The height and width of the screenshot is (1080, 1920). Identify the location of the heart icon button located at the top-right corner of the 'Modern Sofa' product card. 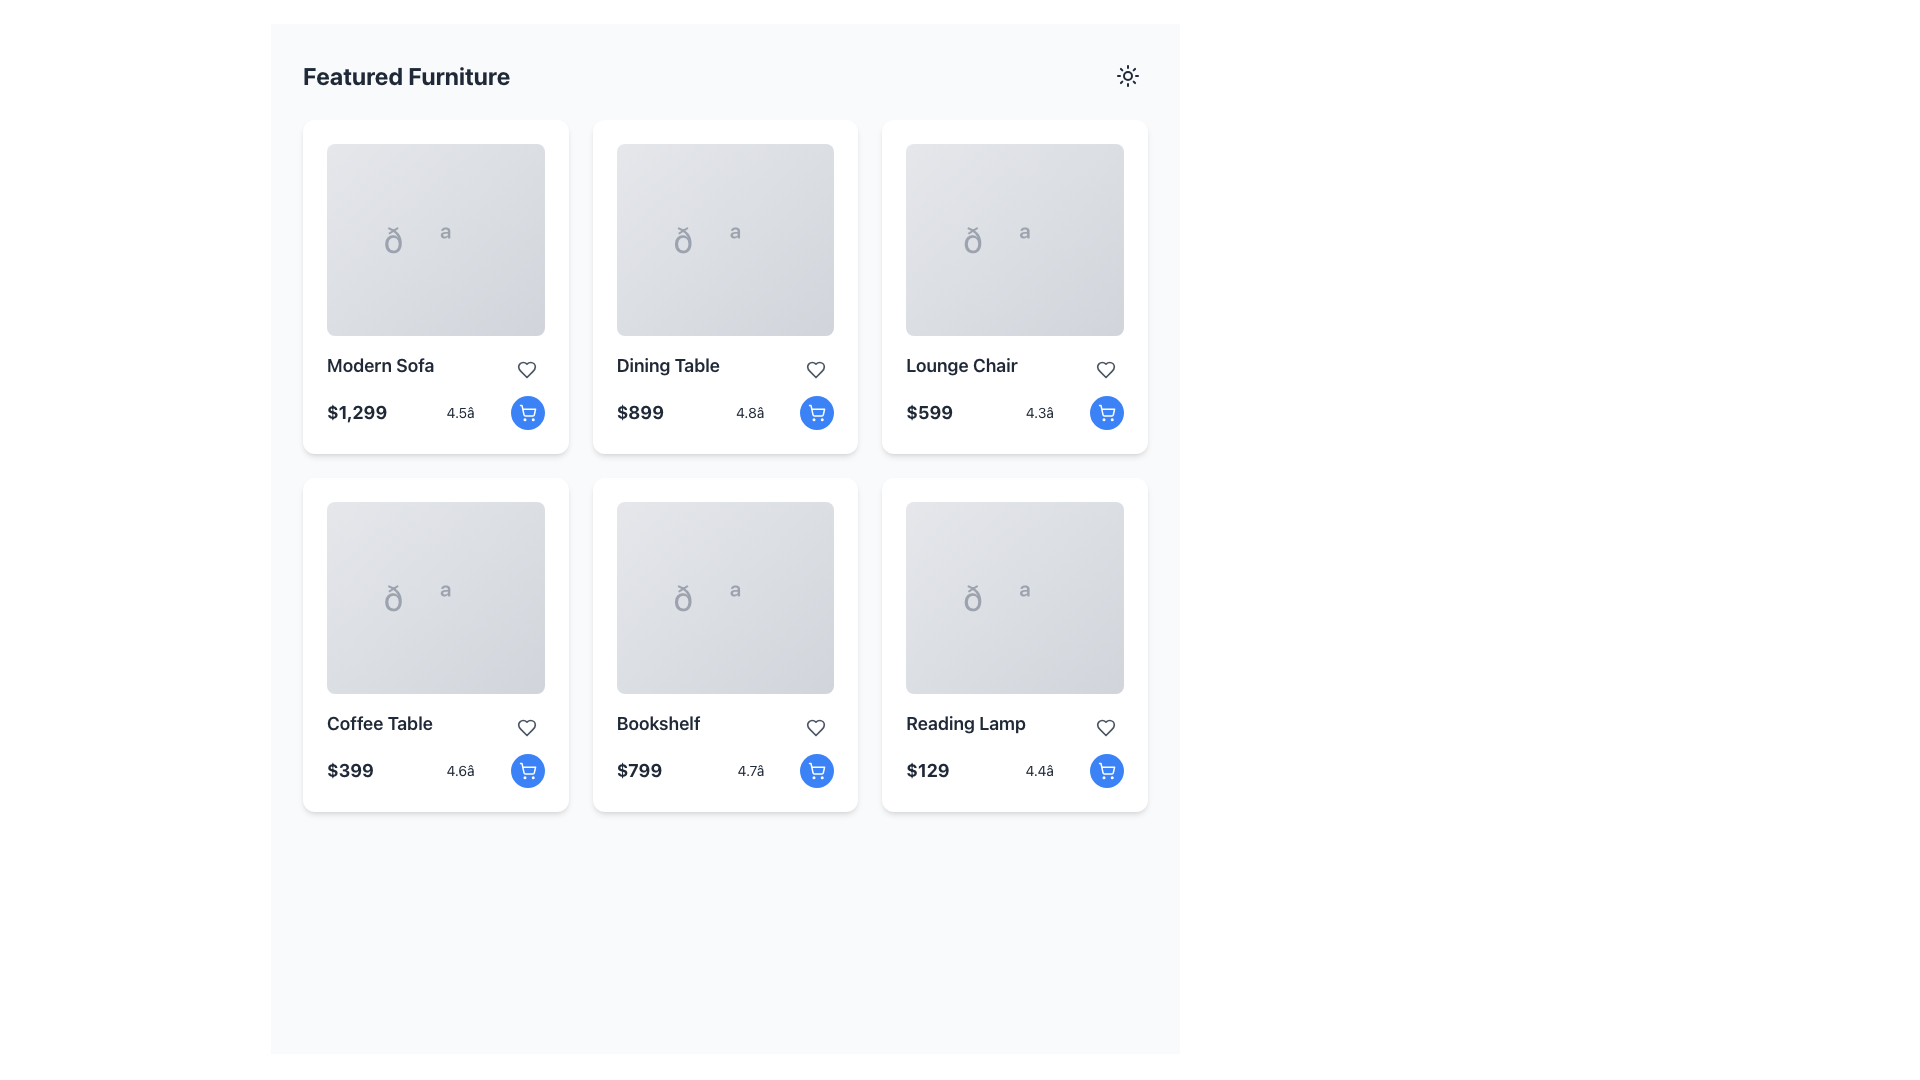
(526, 370).